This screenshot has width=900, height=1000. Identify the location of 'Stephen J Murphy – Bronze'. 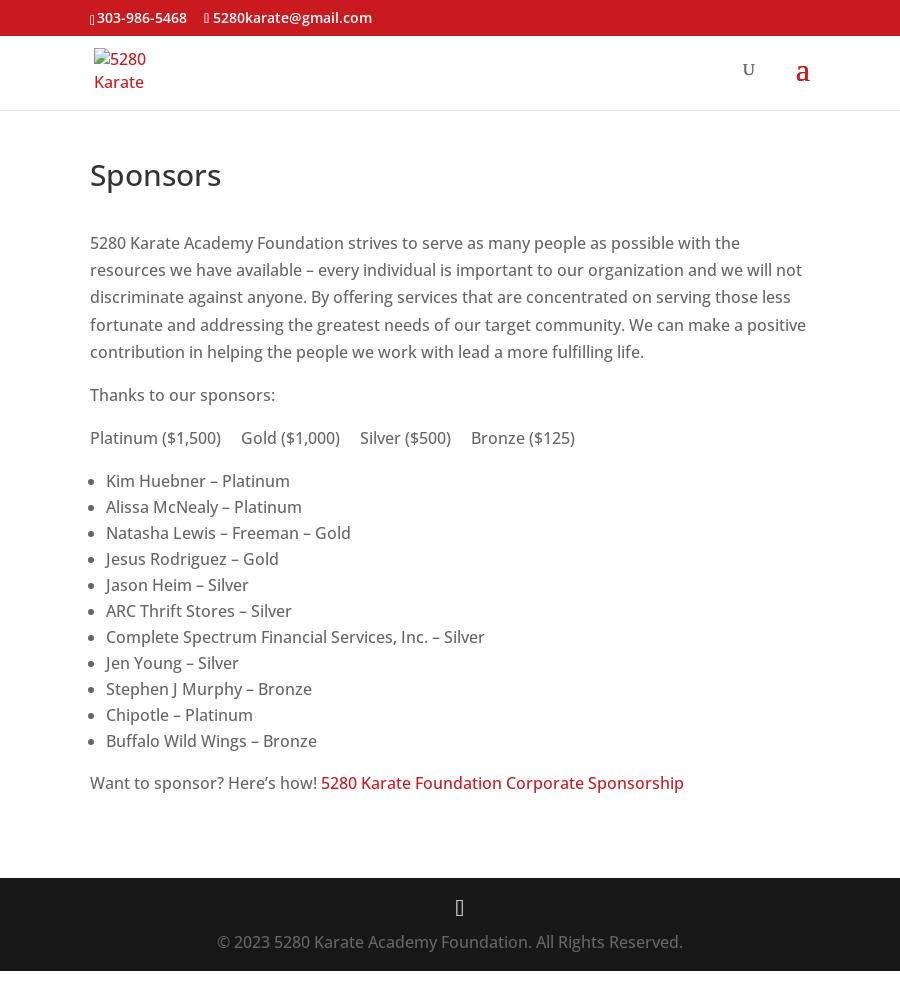
(208, 688).